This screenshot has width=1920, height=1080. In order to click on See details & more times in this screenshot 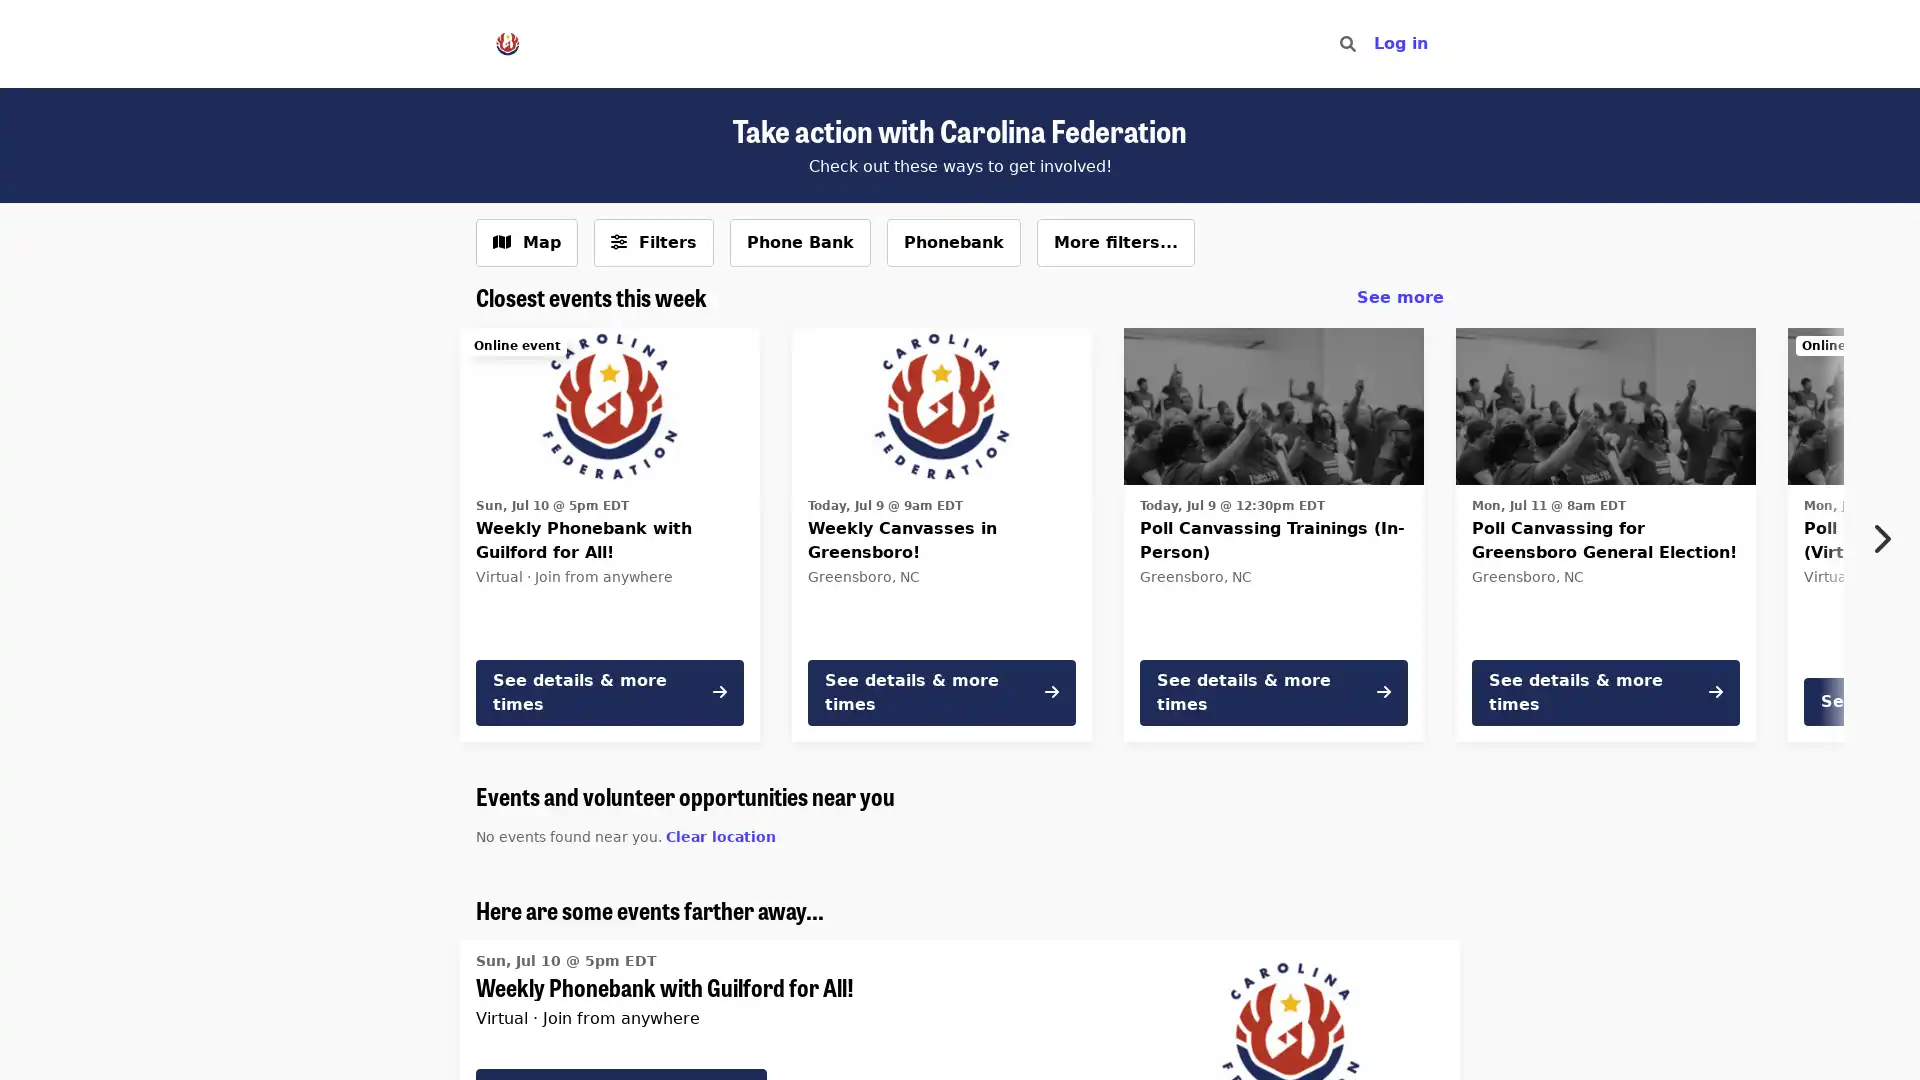, I will do `click(1606, 690)`.